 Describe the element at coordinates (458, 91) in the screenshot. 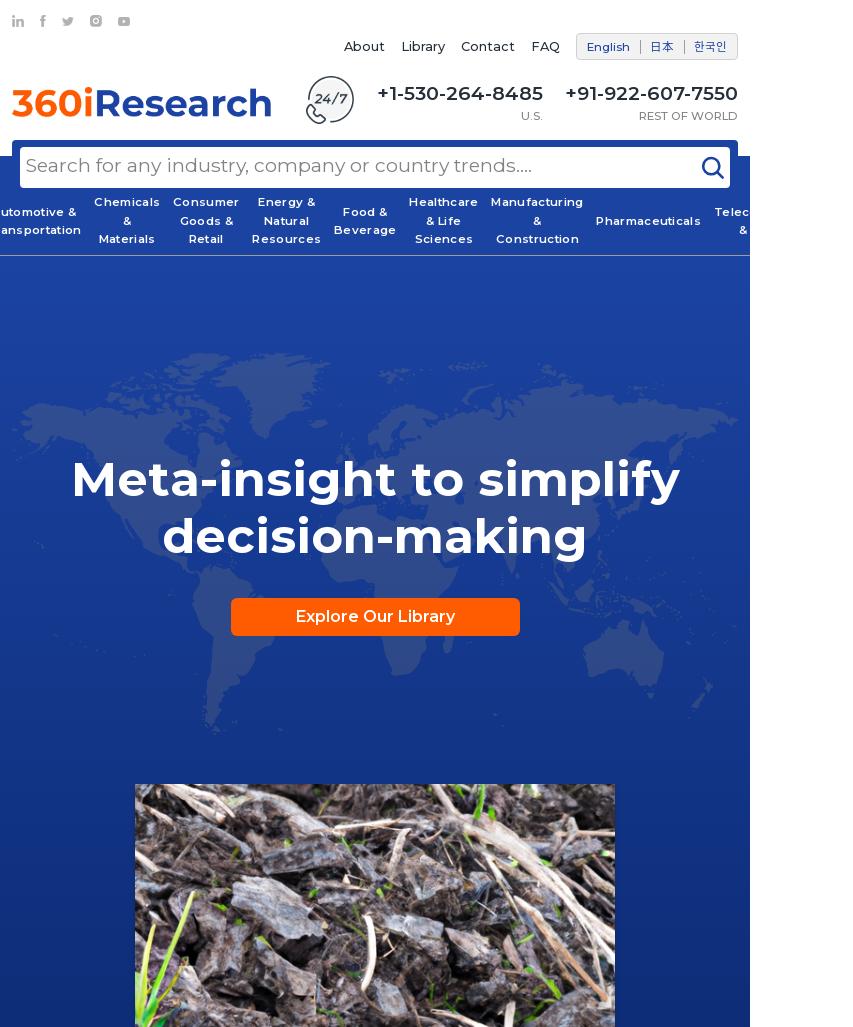

I see `'+1-530-264-8485'` at that location.